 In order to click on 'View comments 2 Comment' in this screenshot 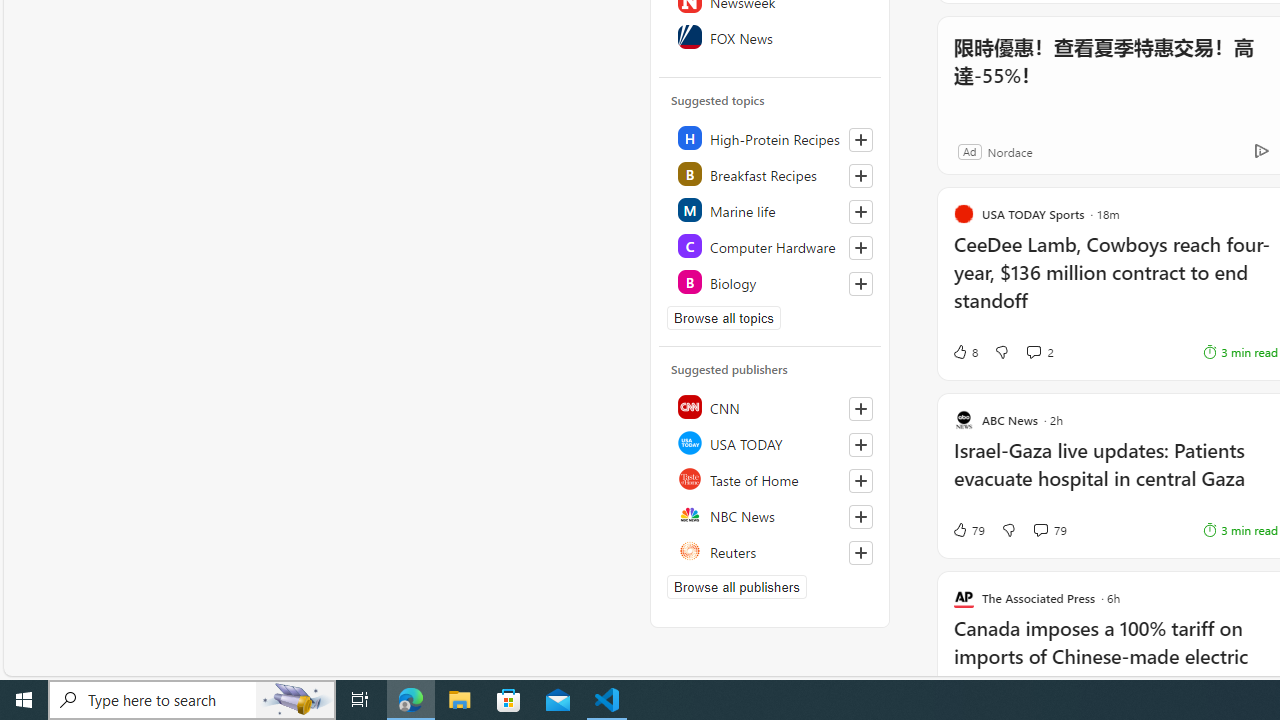, I will do `click(1040, 351)`.